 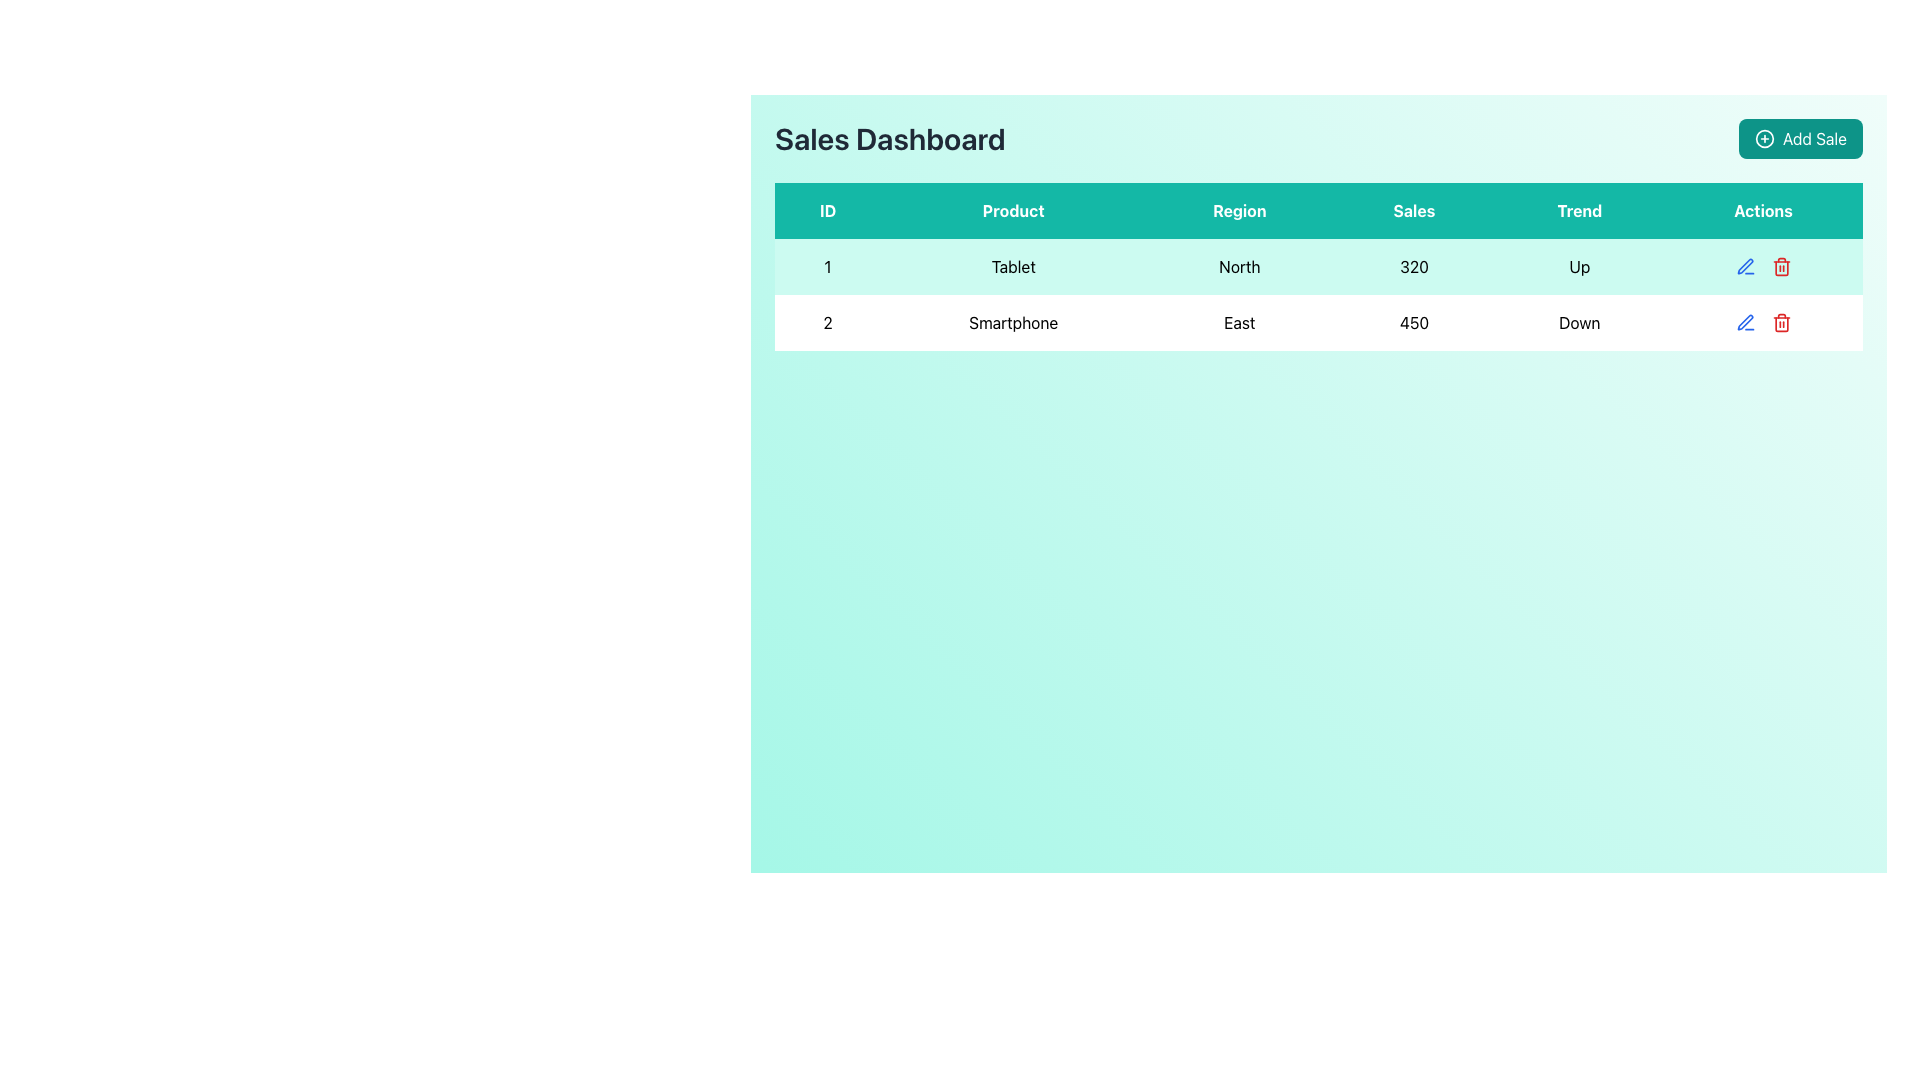 What do you see at coordinates (1319, 322) in the screenshot?
I see `the second row of the table that contains the ID '2', Product 'Smartphone', Region 'East', Sales '450', Trend 'Down', and action icons (pen and trash bin)` at bounding box center [1319, 322].